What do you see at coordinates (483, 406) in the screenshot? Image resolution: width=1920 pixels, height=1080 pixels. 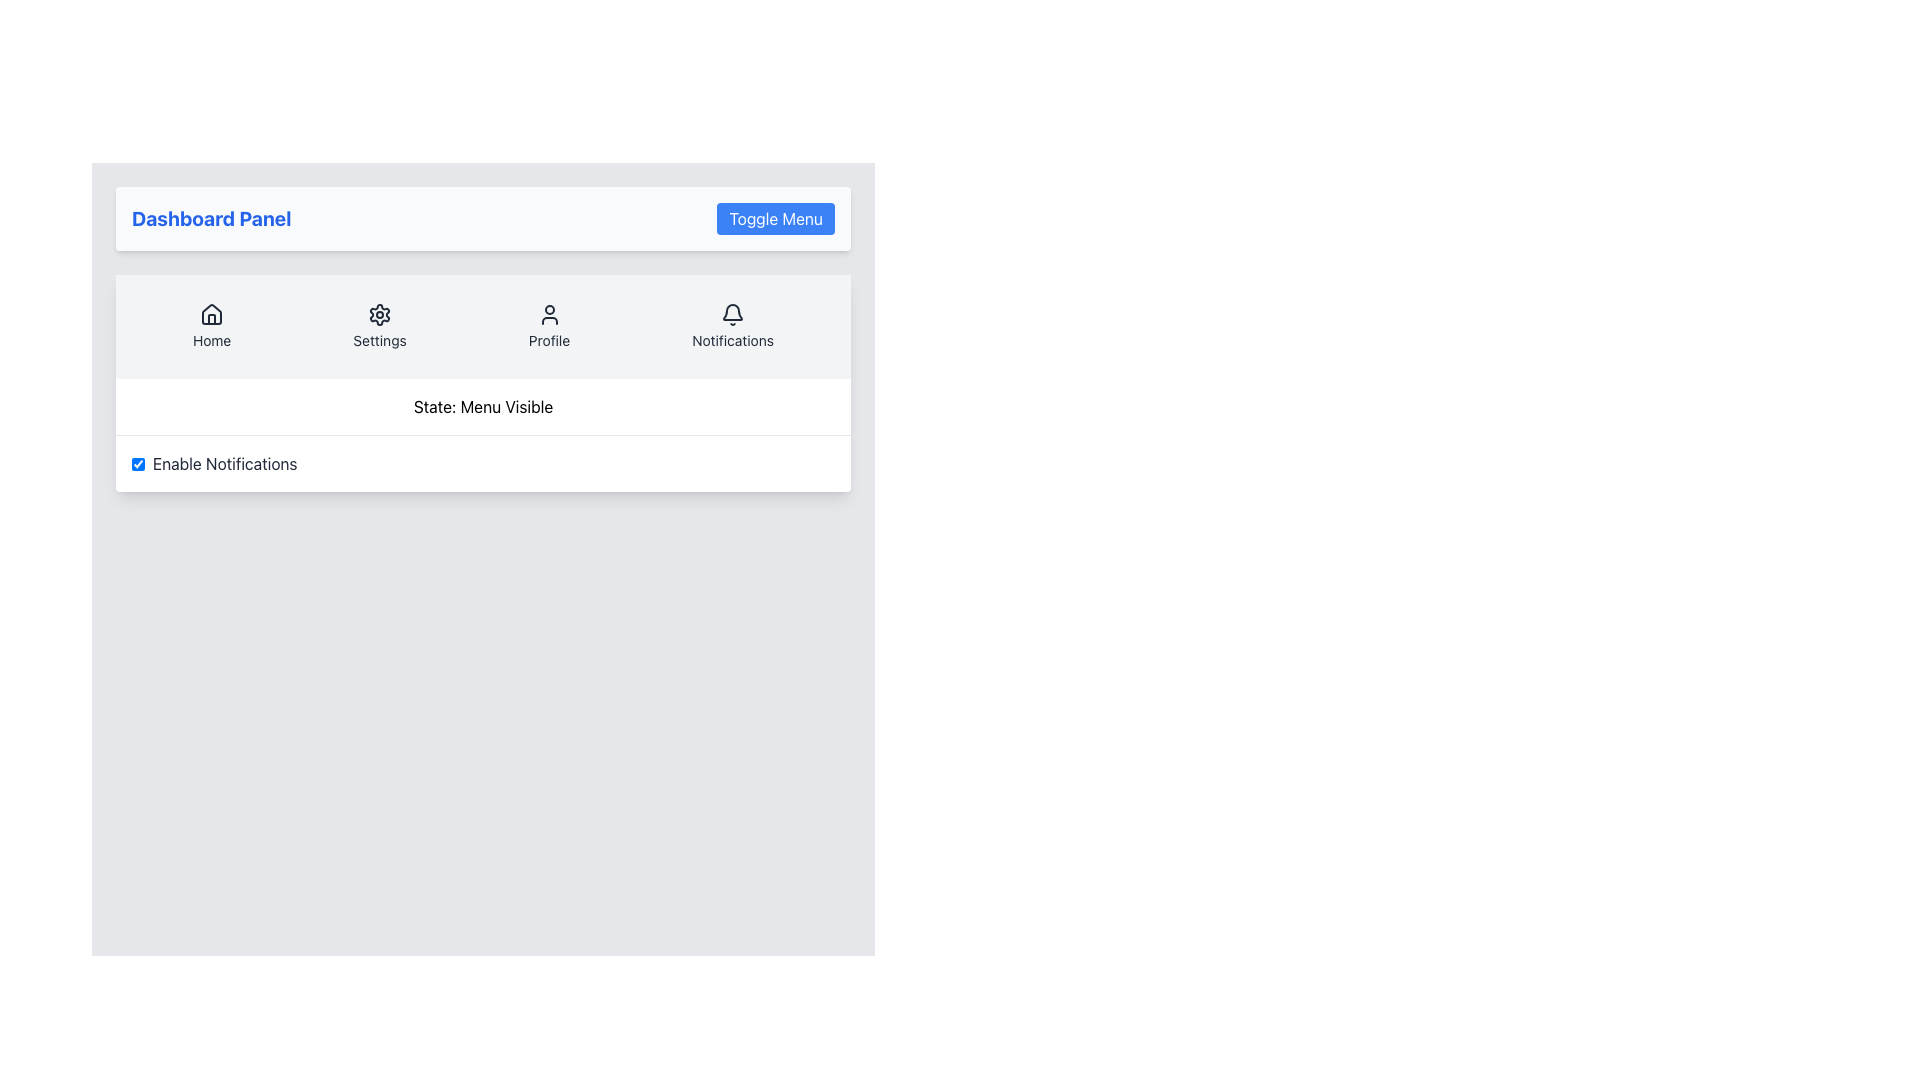 I see `static text label displaying 'State: Menu Visible', which is centered in the content area below the navigation bar and above the 'Enable Notifications' checkbox` at bounding box center [483, 406].